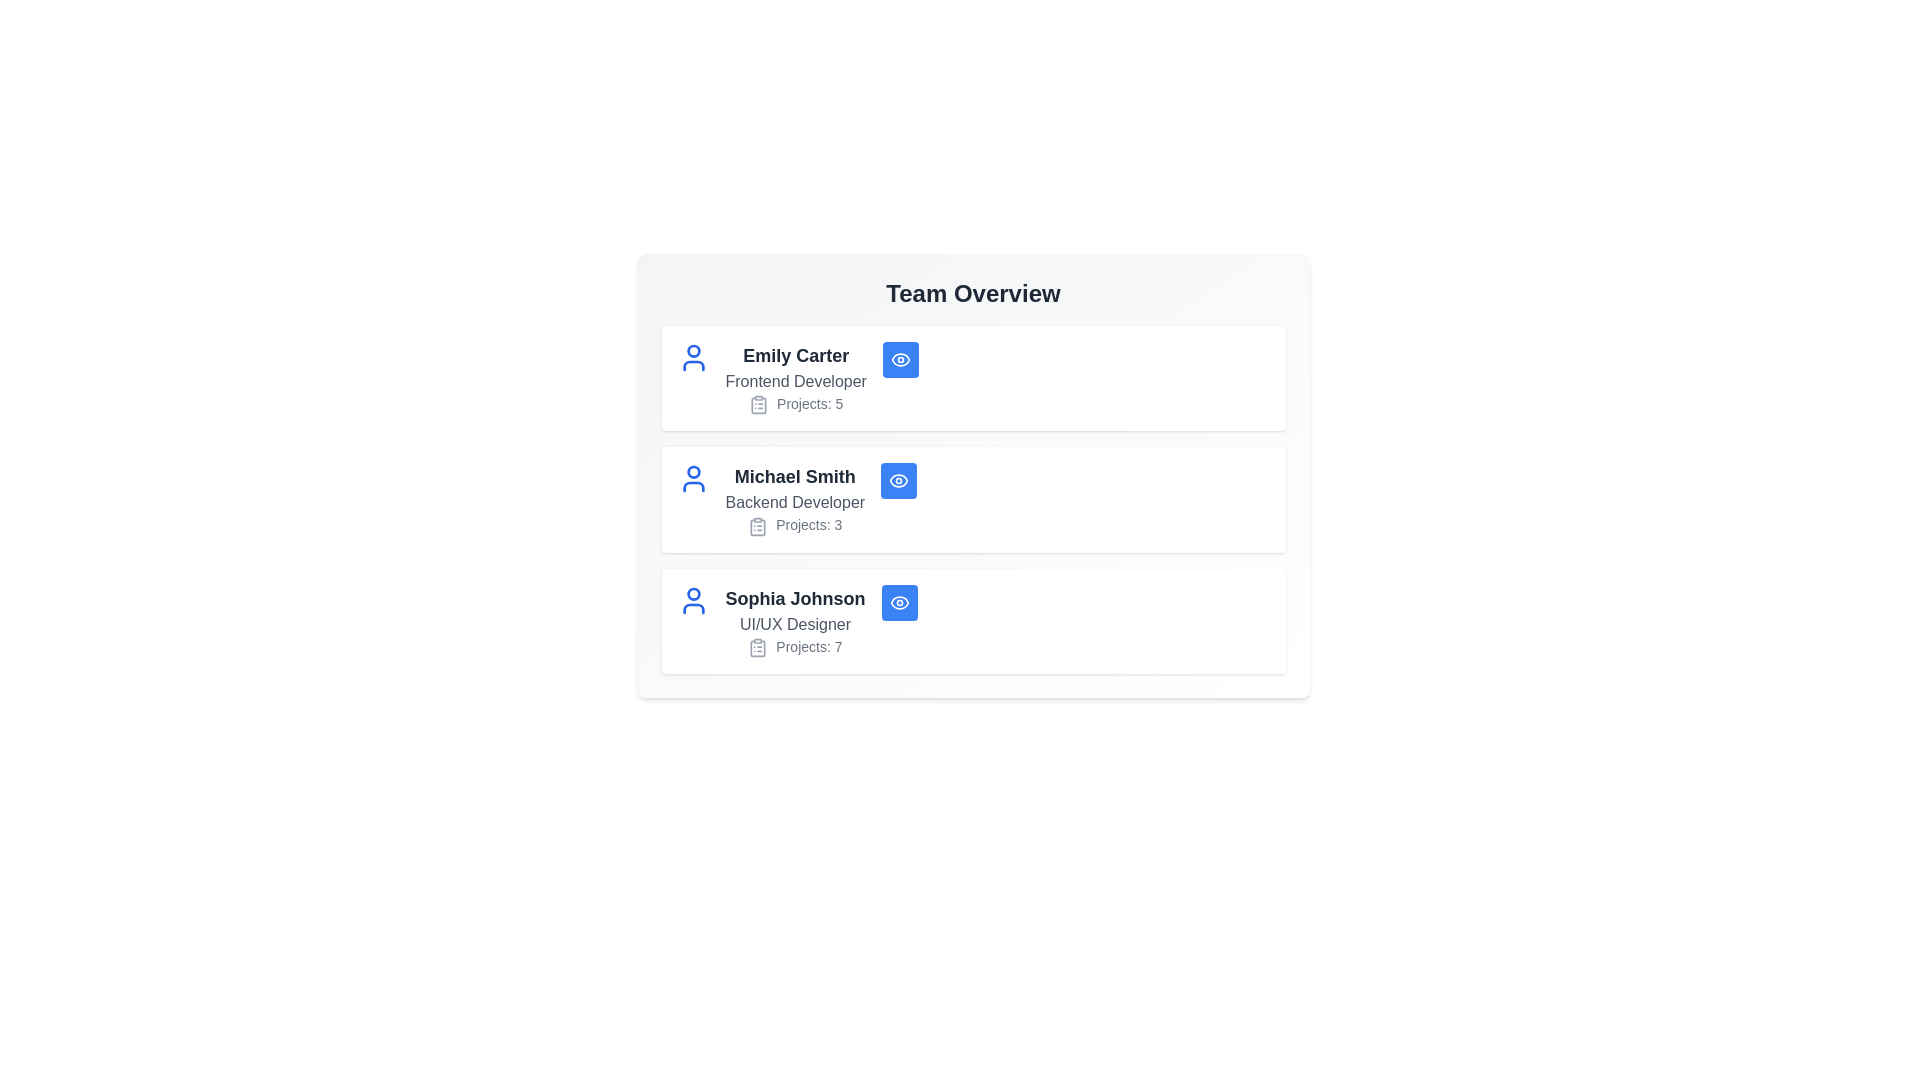 The image size is (1920, 1080). What do you see at coordinates (973, 620) in the screenshot?
I see `the card of Sophia Johnson to observe hover effects` at bounding box center [973, 620].